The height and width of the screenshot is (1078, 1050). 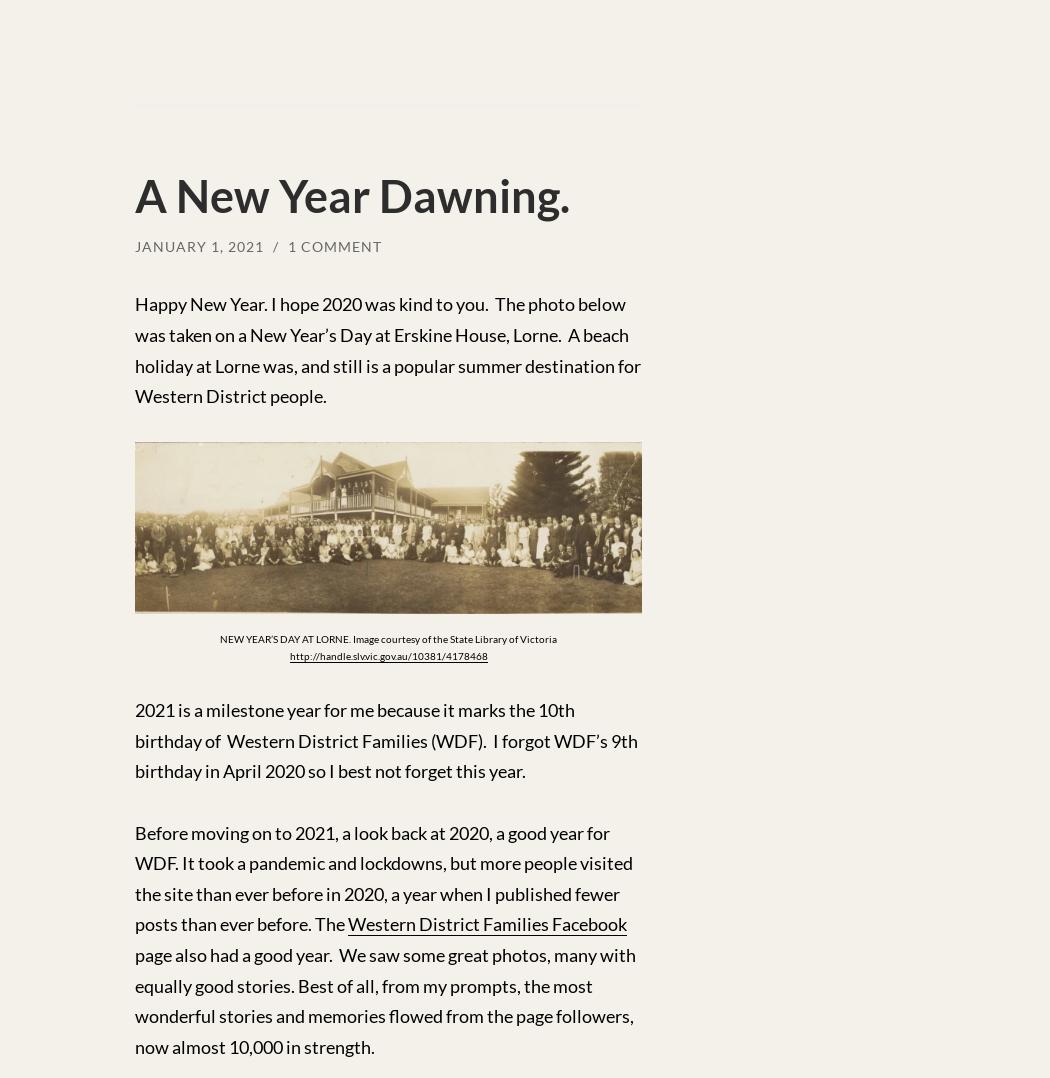 What do you see at coordinates (387, 350) in the screenshot?
I see `'Happy New Year. I hope 2020 was kind to you.  The photo below was taken on a New Year’s Day at Erskine House, Lorne.  A beach holiday at Lorne was, and still is a popular summer destination for Western District people.'` at bounding box center [387, 350].